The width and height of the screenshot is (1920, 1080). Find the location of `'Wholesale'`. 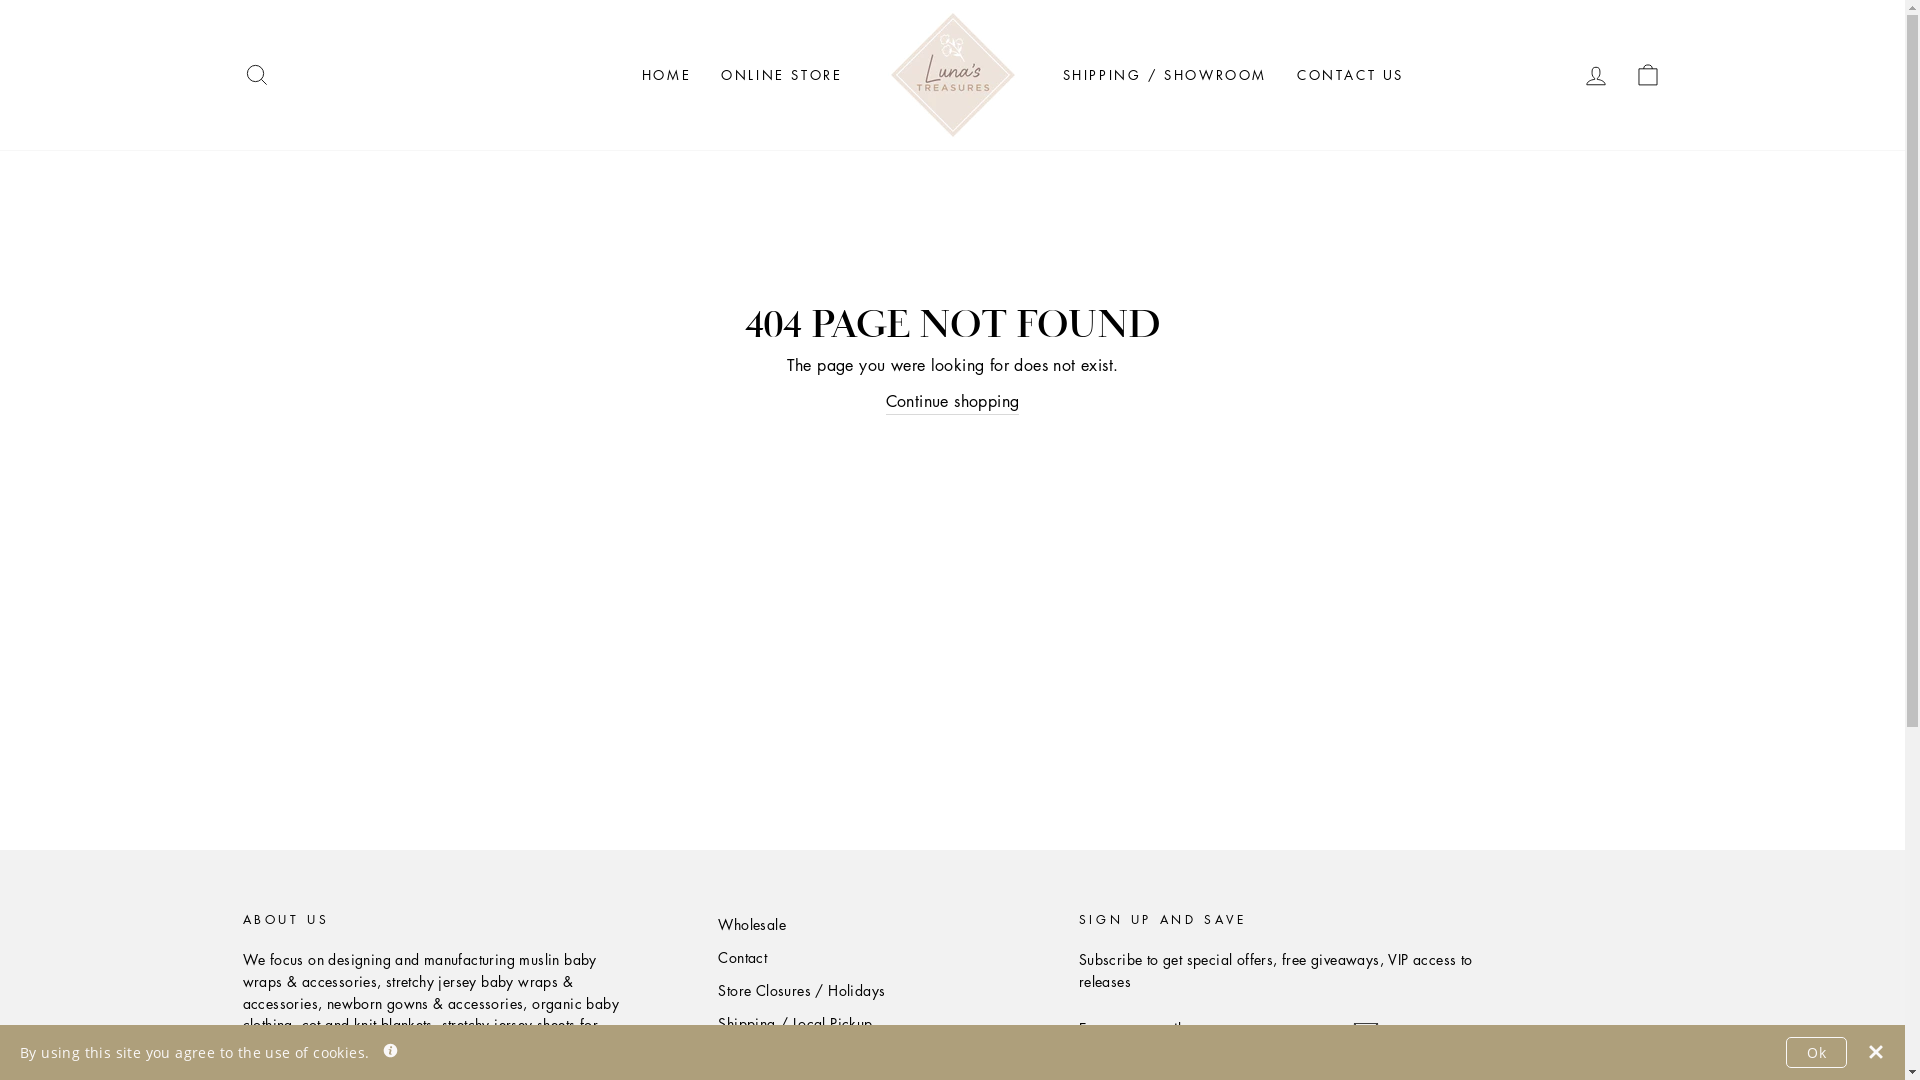

'Wholesale' is located at coordinates (751, 925).